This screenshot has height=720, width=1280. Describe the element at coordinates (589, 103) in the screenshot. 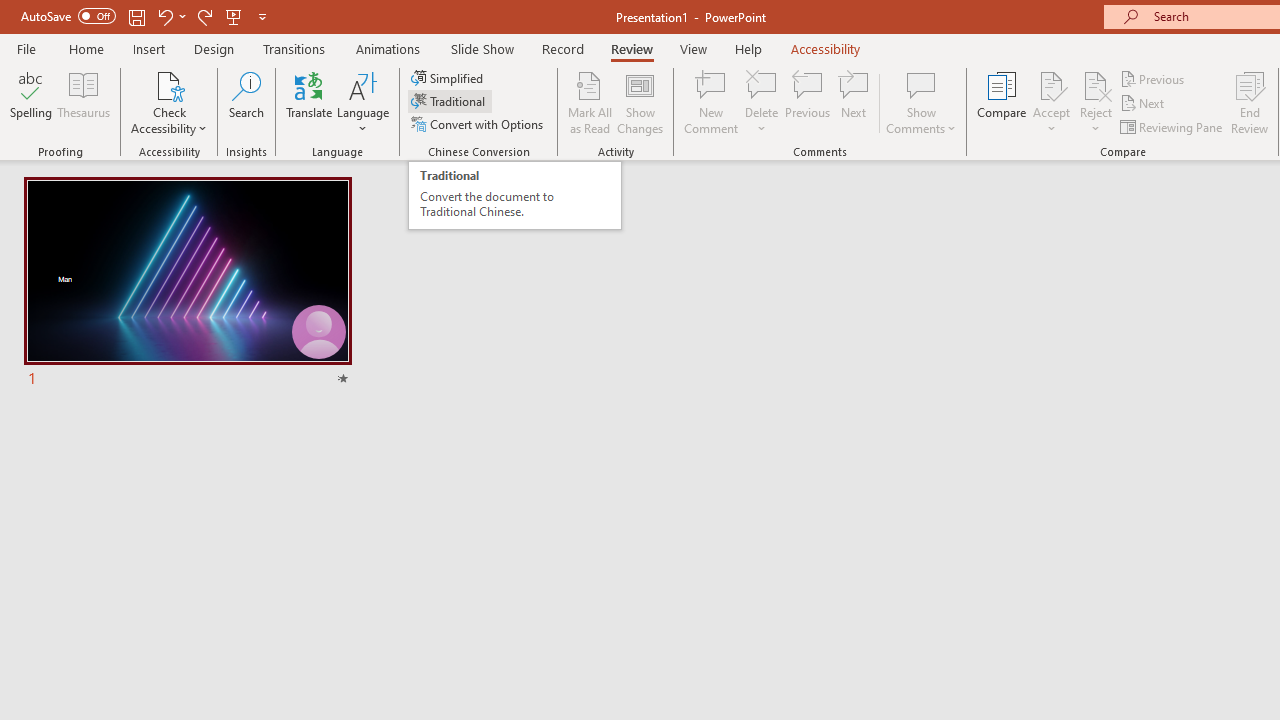

I see `'Mark All as Read'` at that location.